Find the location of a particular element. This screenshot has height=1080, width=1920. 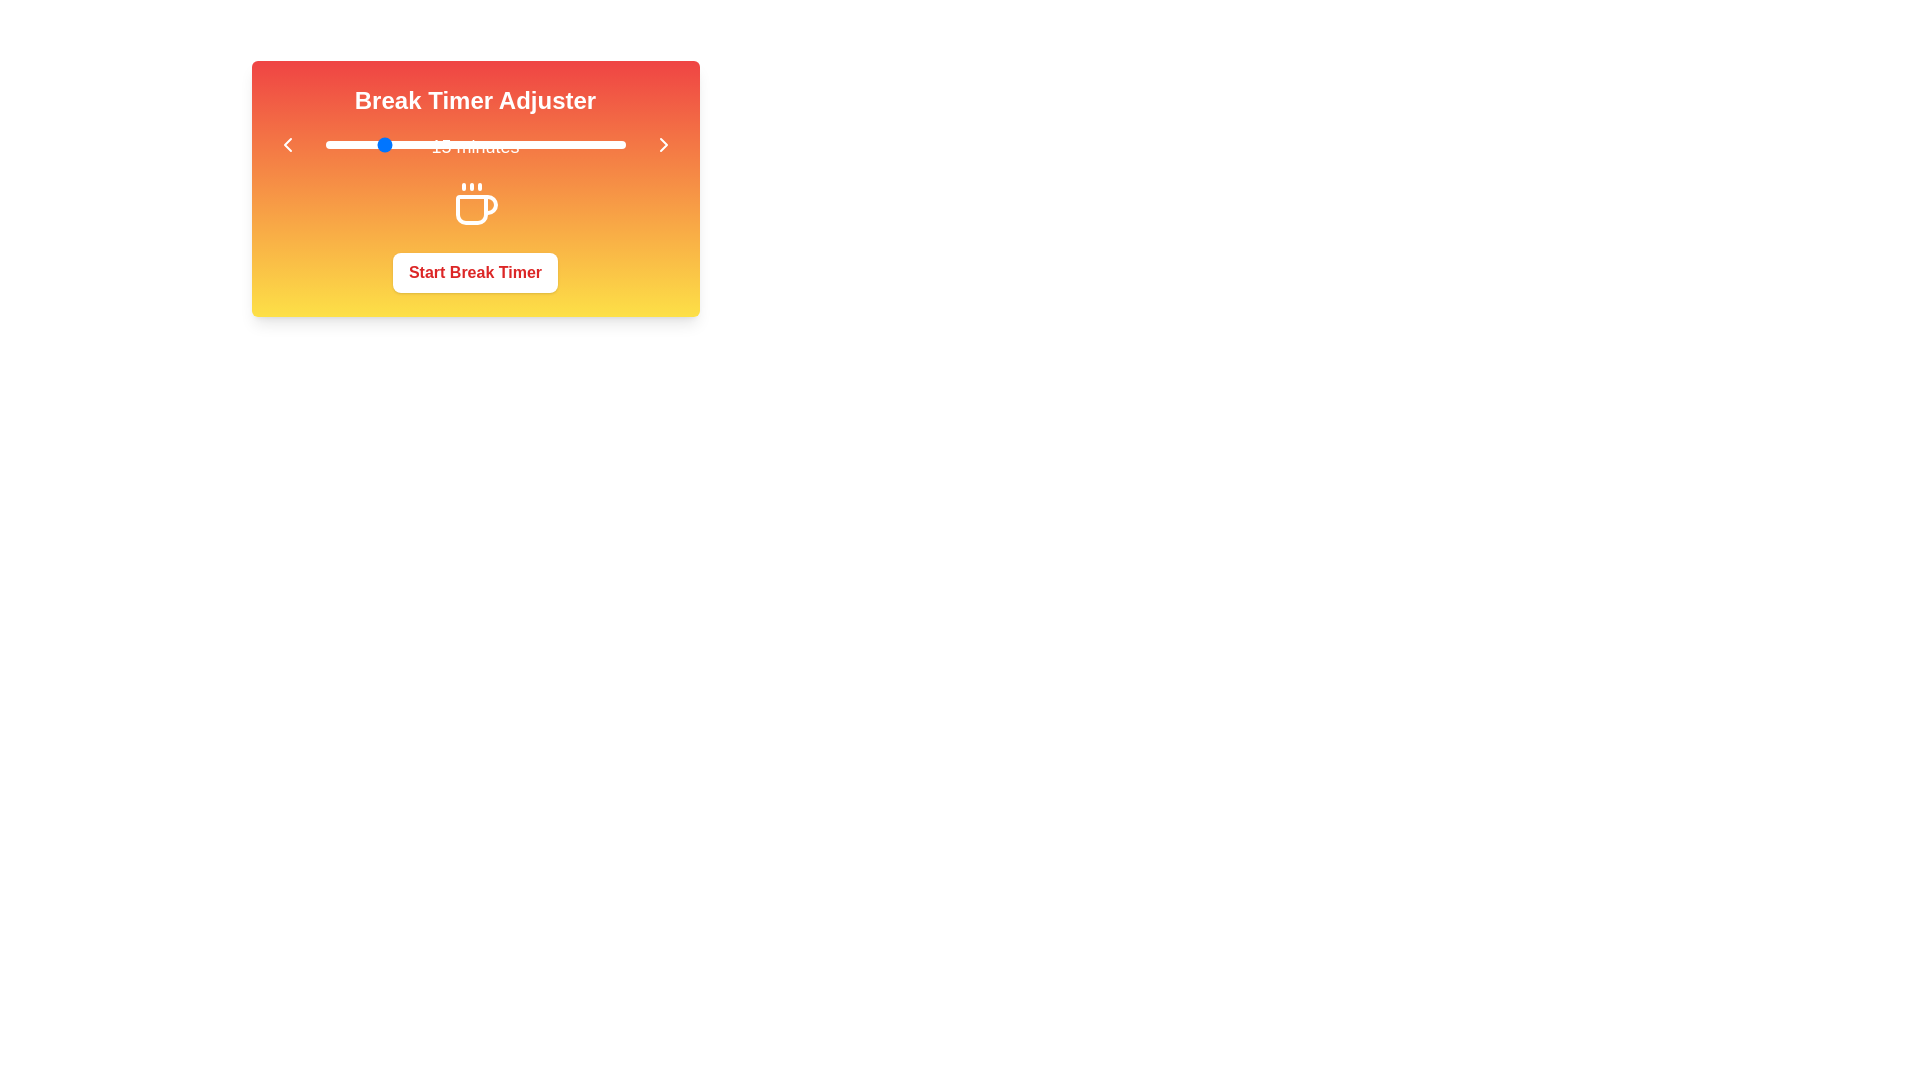

the text displaying the break duration to select it is located at coordinates (474, 144).